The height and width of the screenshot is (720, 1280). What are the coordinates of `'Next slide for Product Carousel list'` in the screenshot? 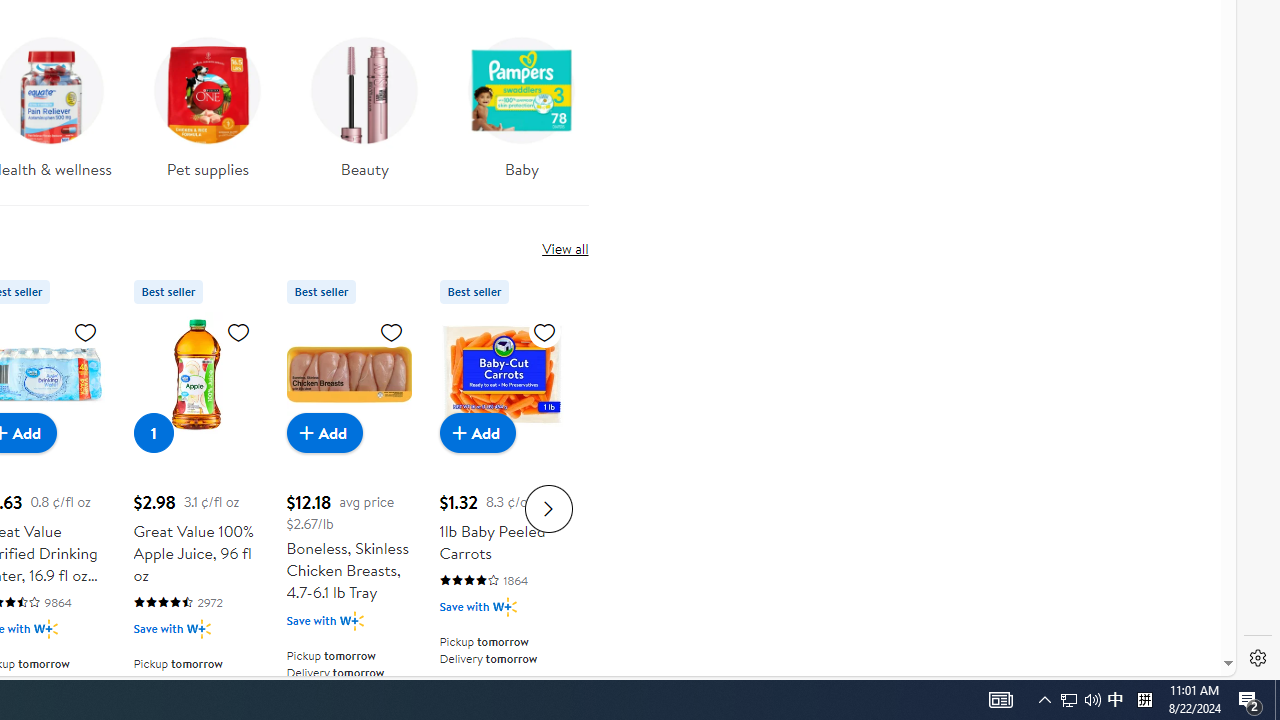 It's located at (548, 507).